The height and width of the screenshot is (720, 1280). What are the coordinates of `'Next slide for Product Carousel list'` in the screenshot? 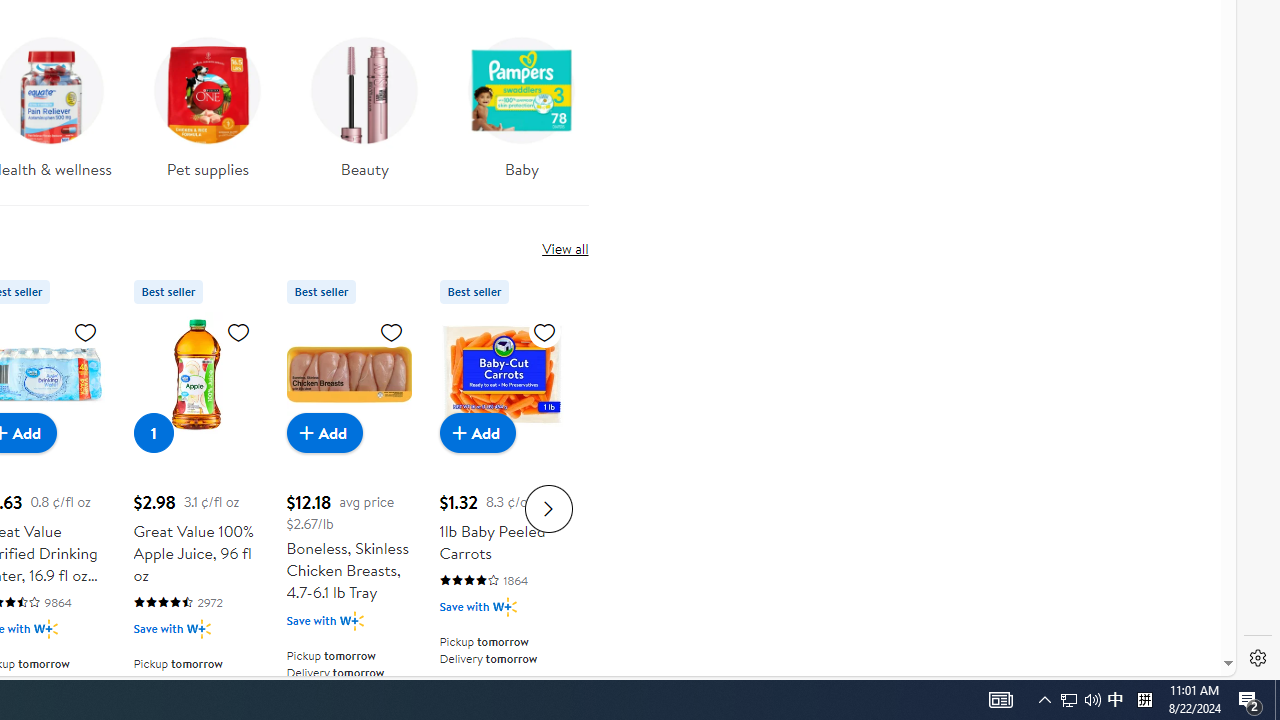 It's located at (548, 507).